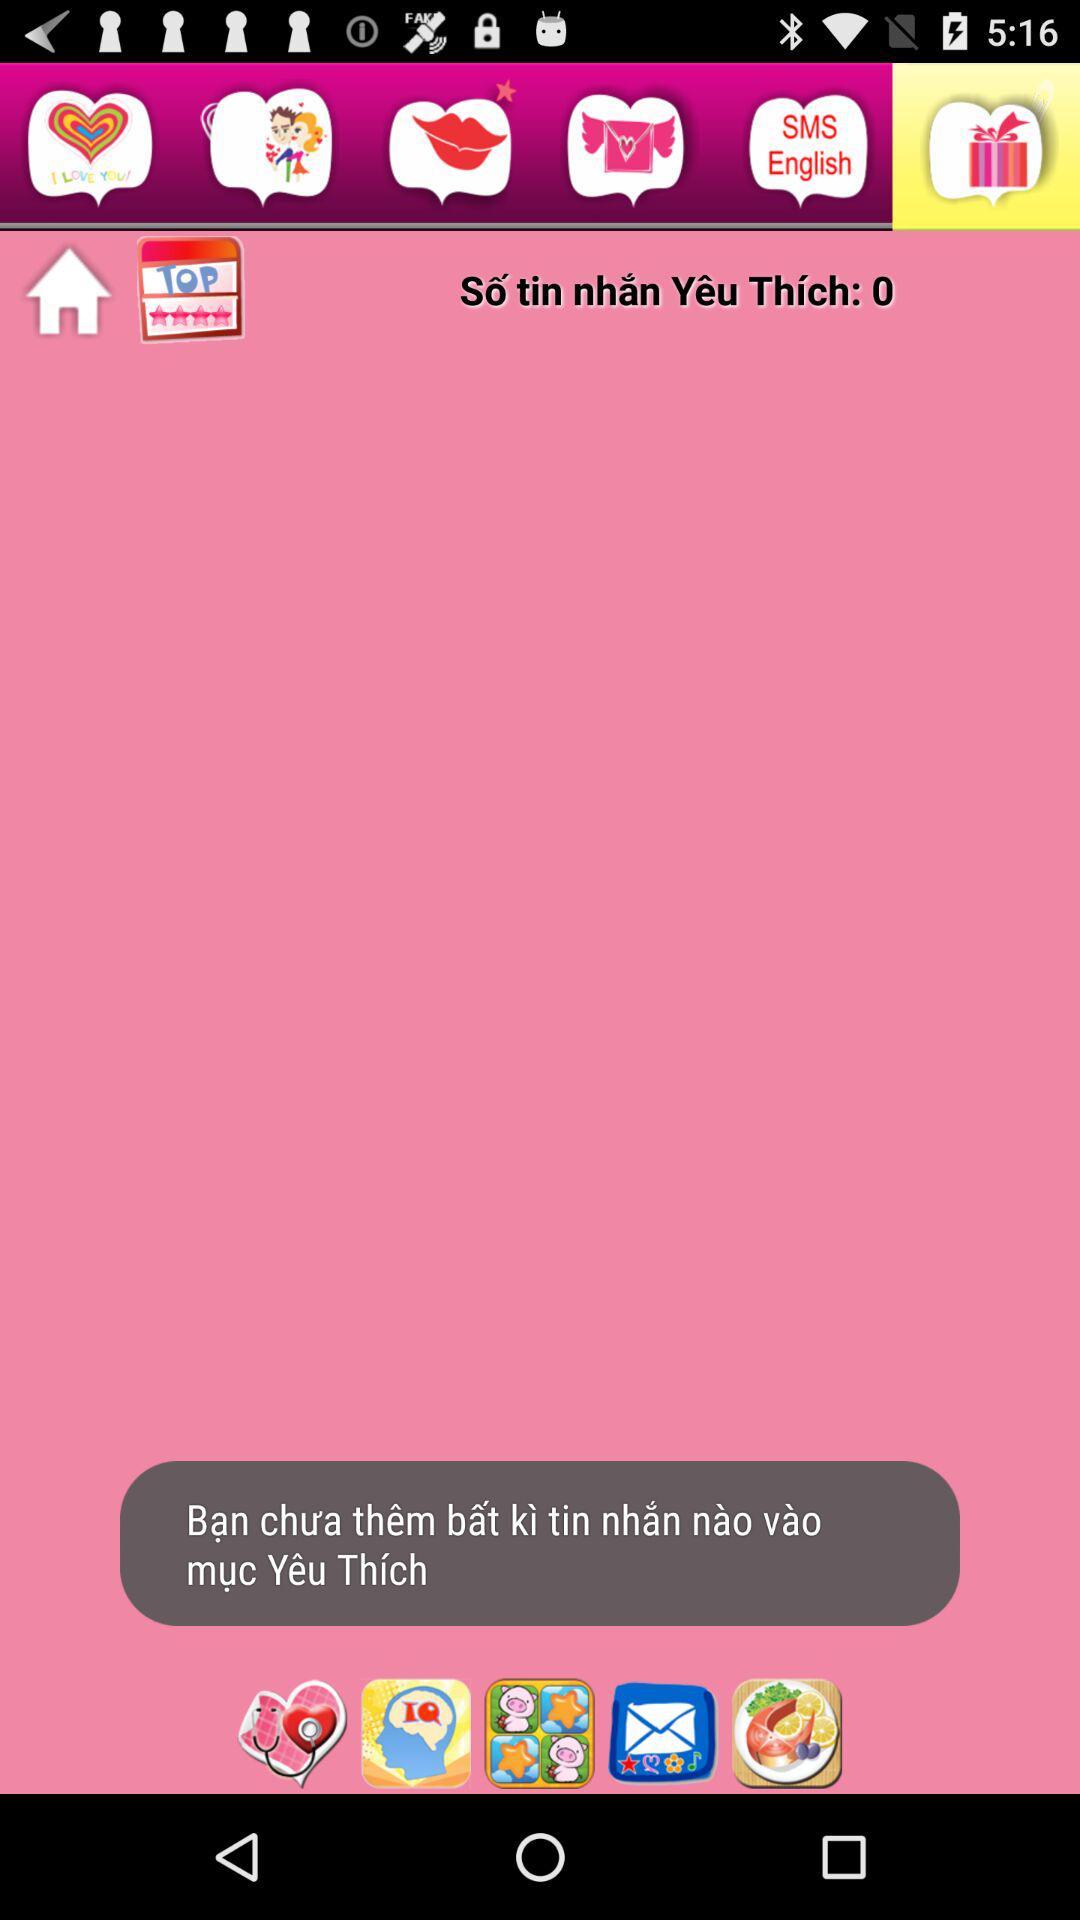  I want to click on see messages, so click(663, 1732).